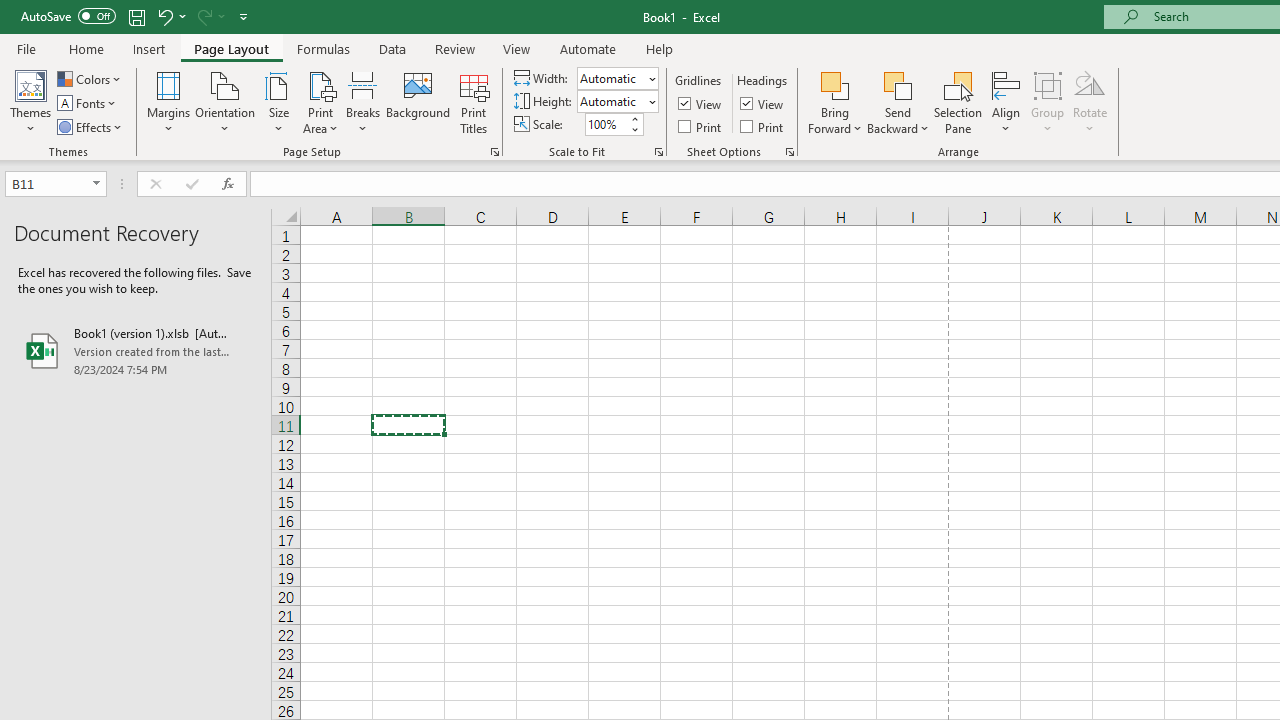 This screenshot has width=1280, height=720. Describe the element at coordinates (30, 103) in the screenshot. I see `'Themes'` at that location.